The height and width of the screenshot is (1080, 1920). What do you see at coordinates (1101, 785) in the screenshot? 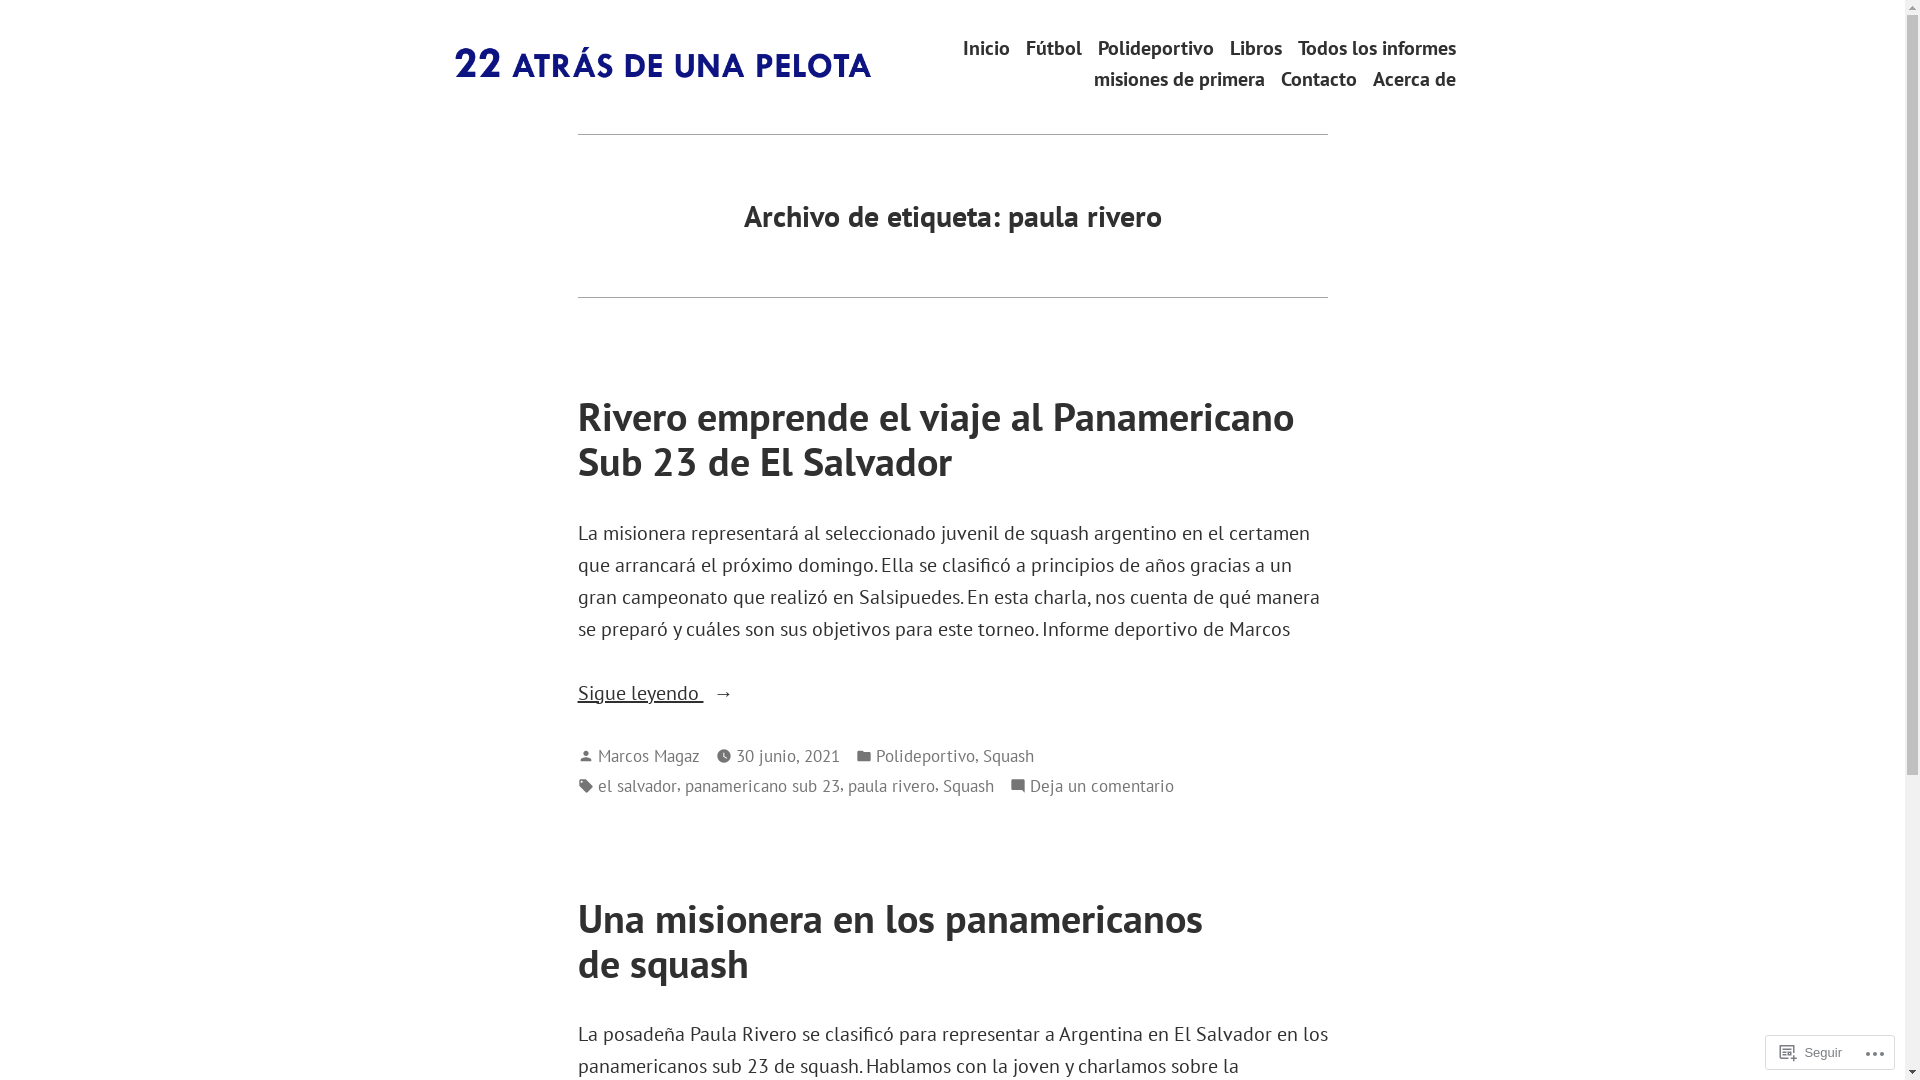
I see `'Deja un comentario'` at bounding box center [1101, 785].